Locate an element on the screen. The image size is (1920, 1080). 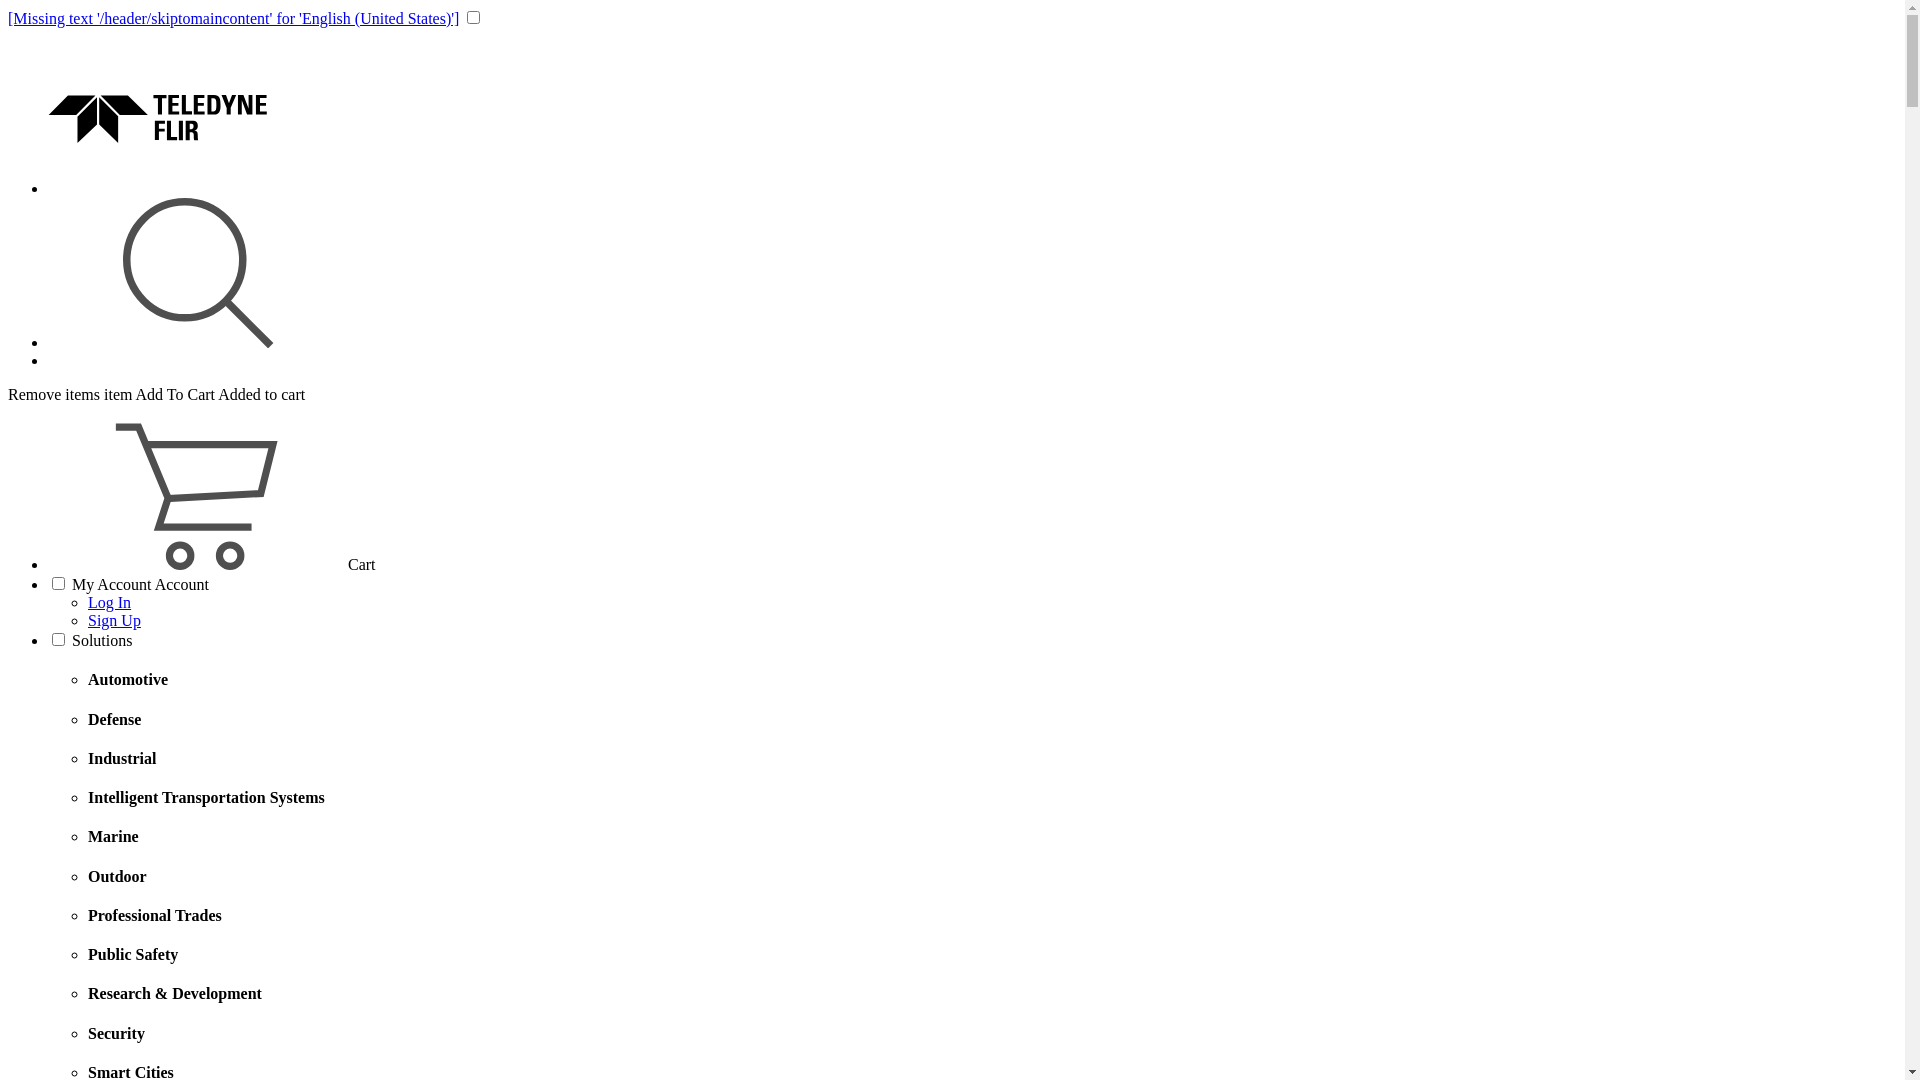
'Account' is located at coordinates (153, 584).